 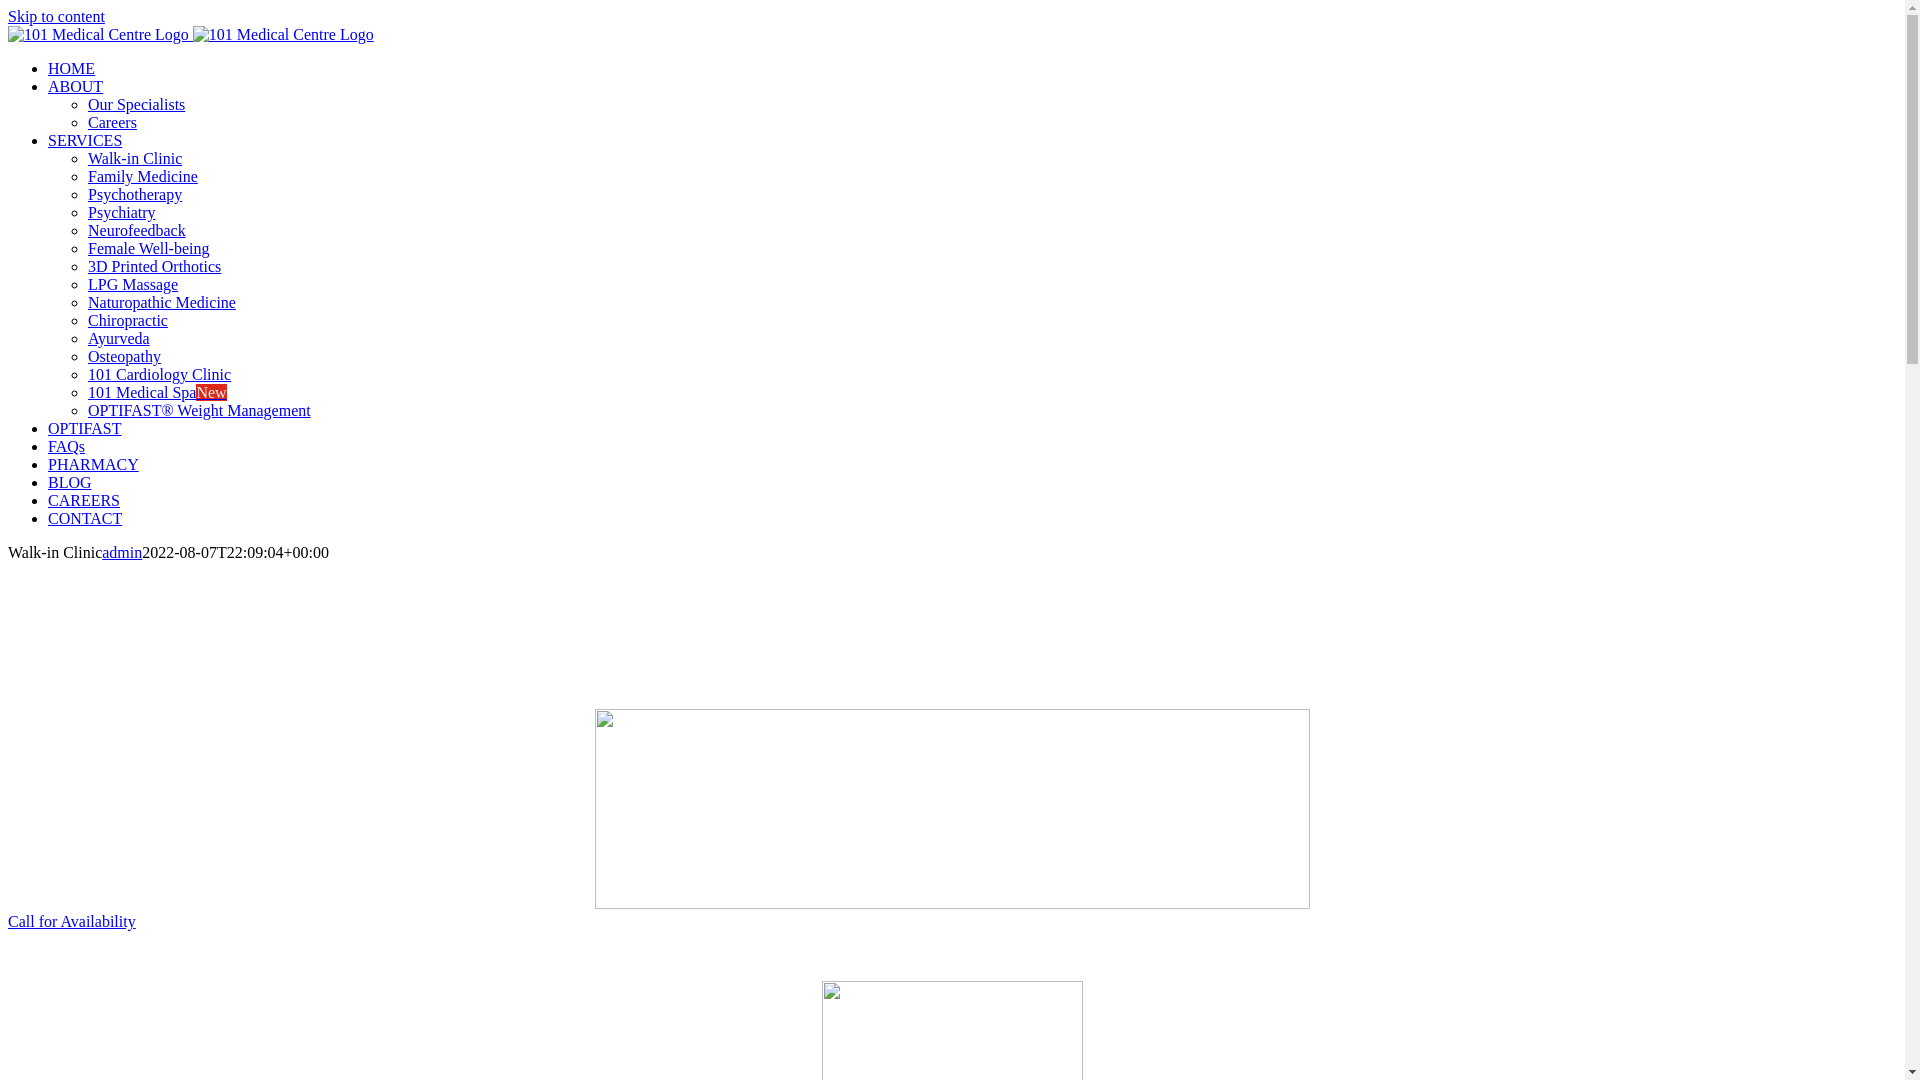 What do you see at coordinates (86, 194) in the screenshot?
I see `'Psychotherapy'` at bounding box center [86, 194].